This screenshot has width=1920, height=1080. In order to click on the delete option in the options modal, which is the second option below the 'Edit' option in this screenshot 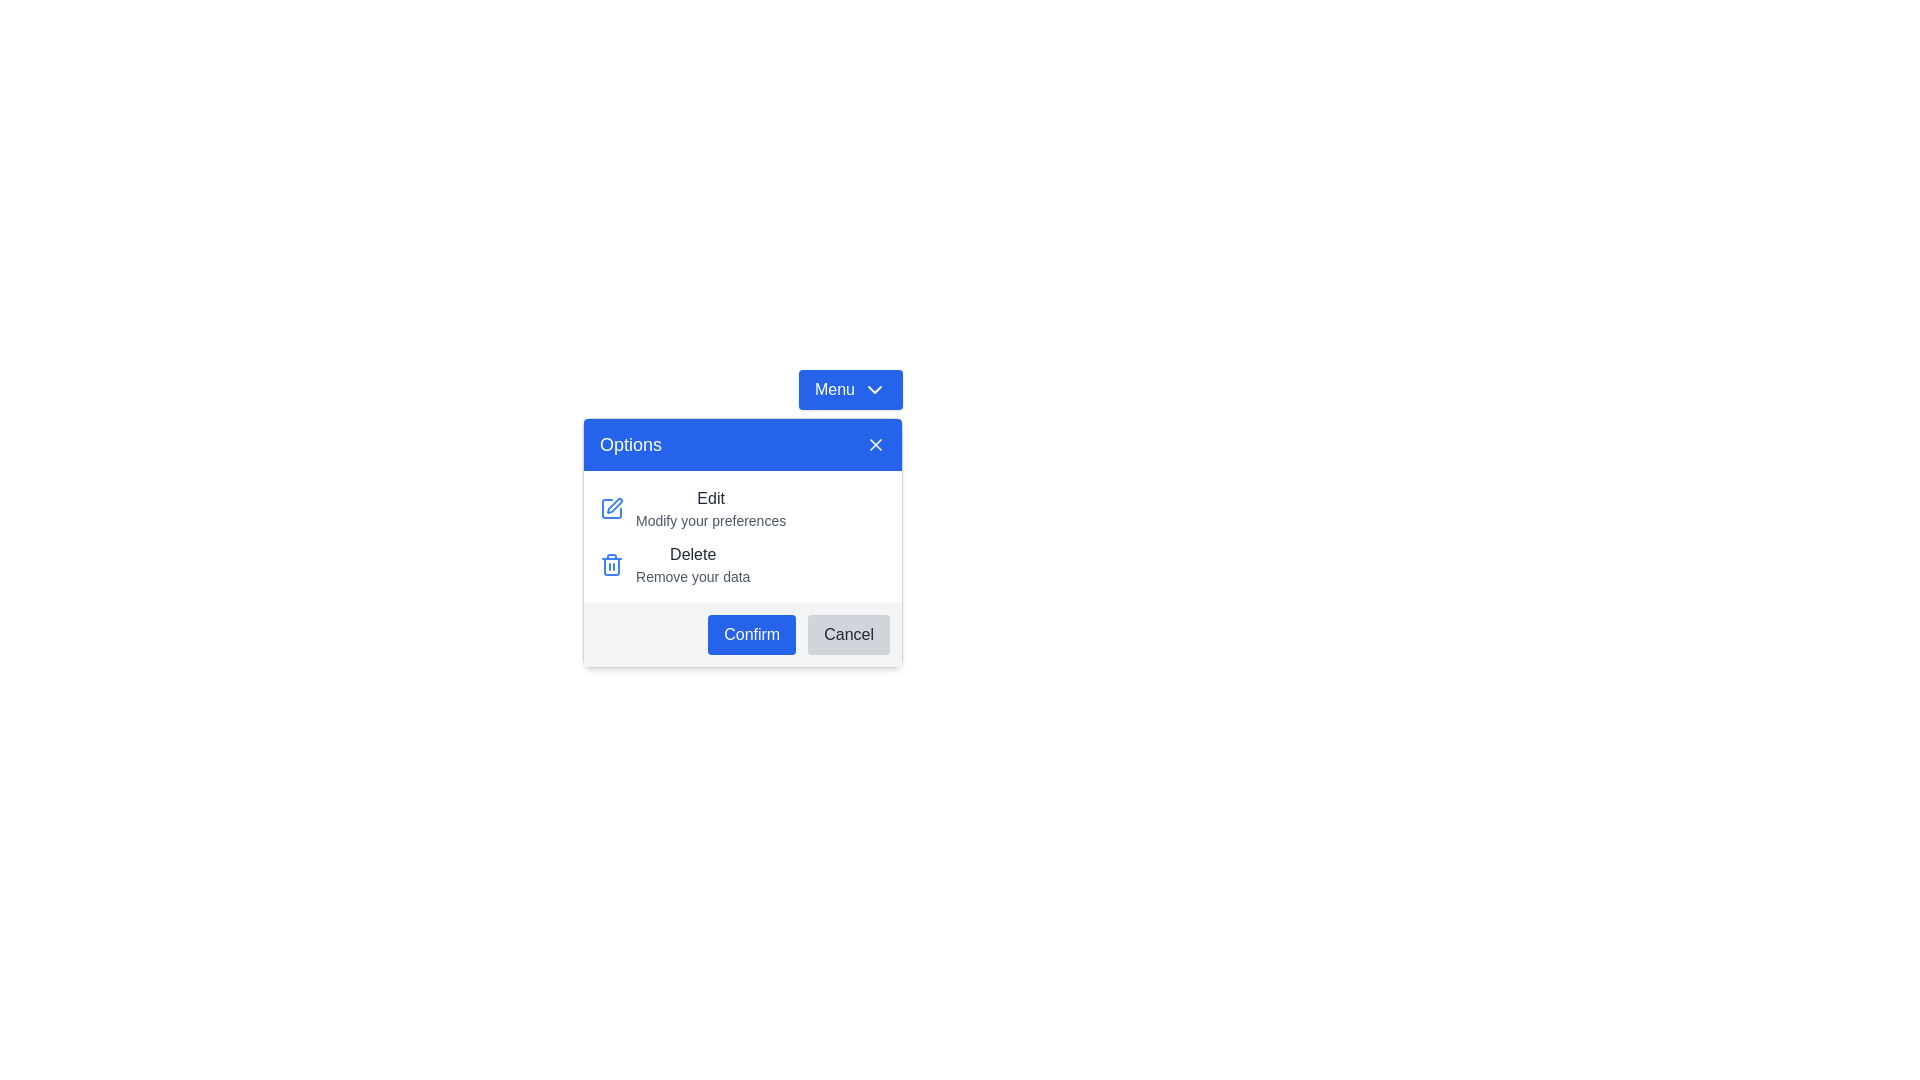, I will do `click(742, 564)`.